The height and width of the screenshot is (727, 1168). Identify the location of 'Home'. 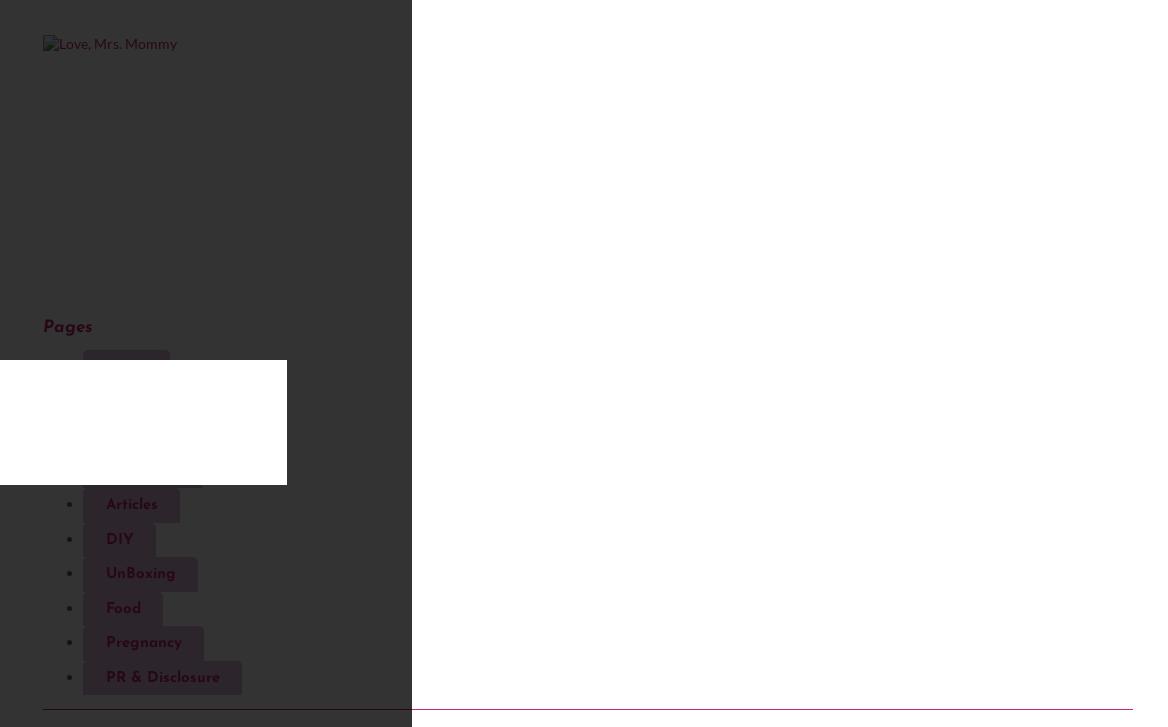
(125, 366).